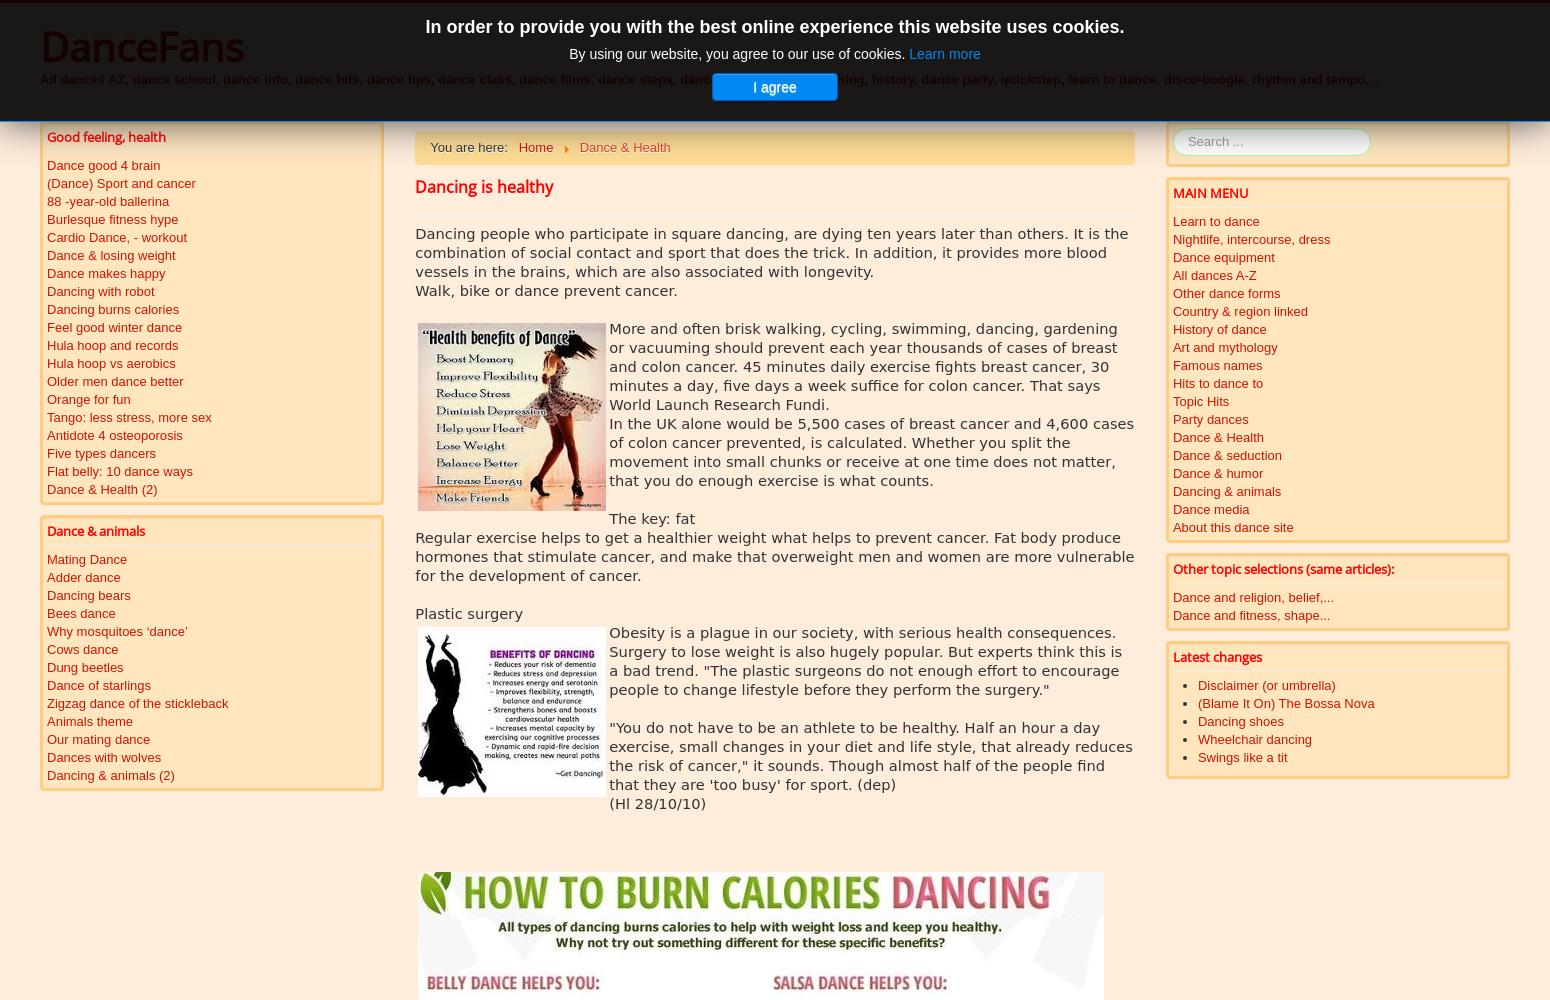 The height and width of the screenshot is (1000, 1550). I want to click on 'Dance of starlings', so click(99, 685).